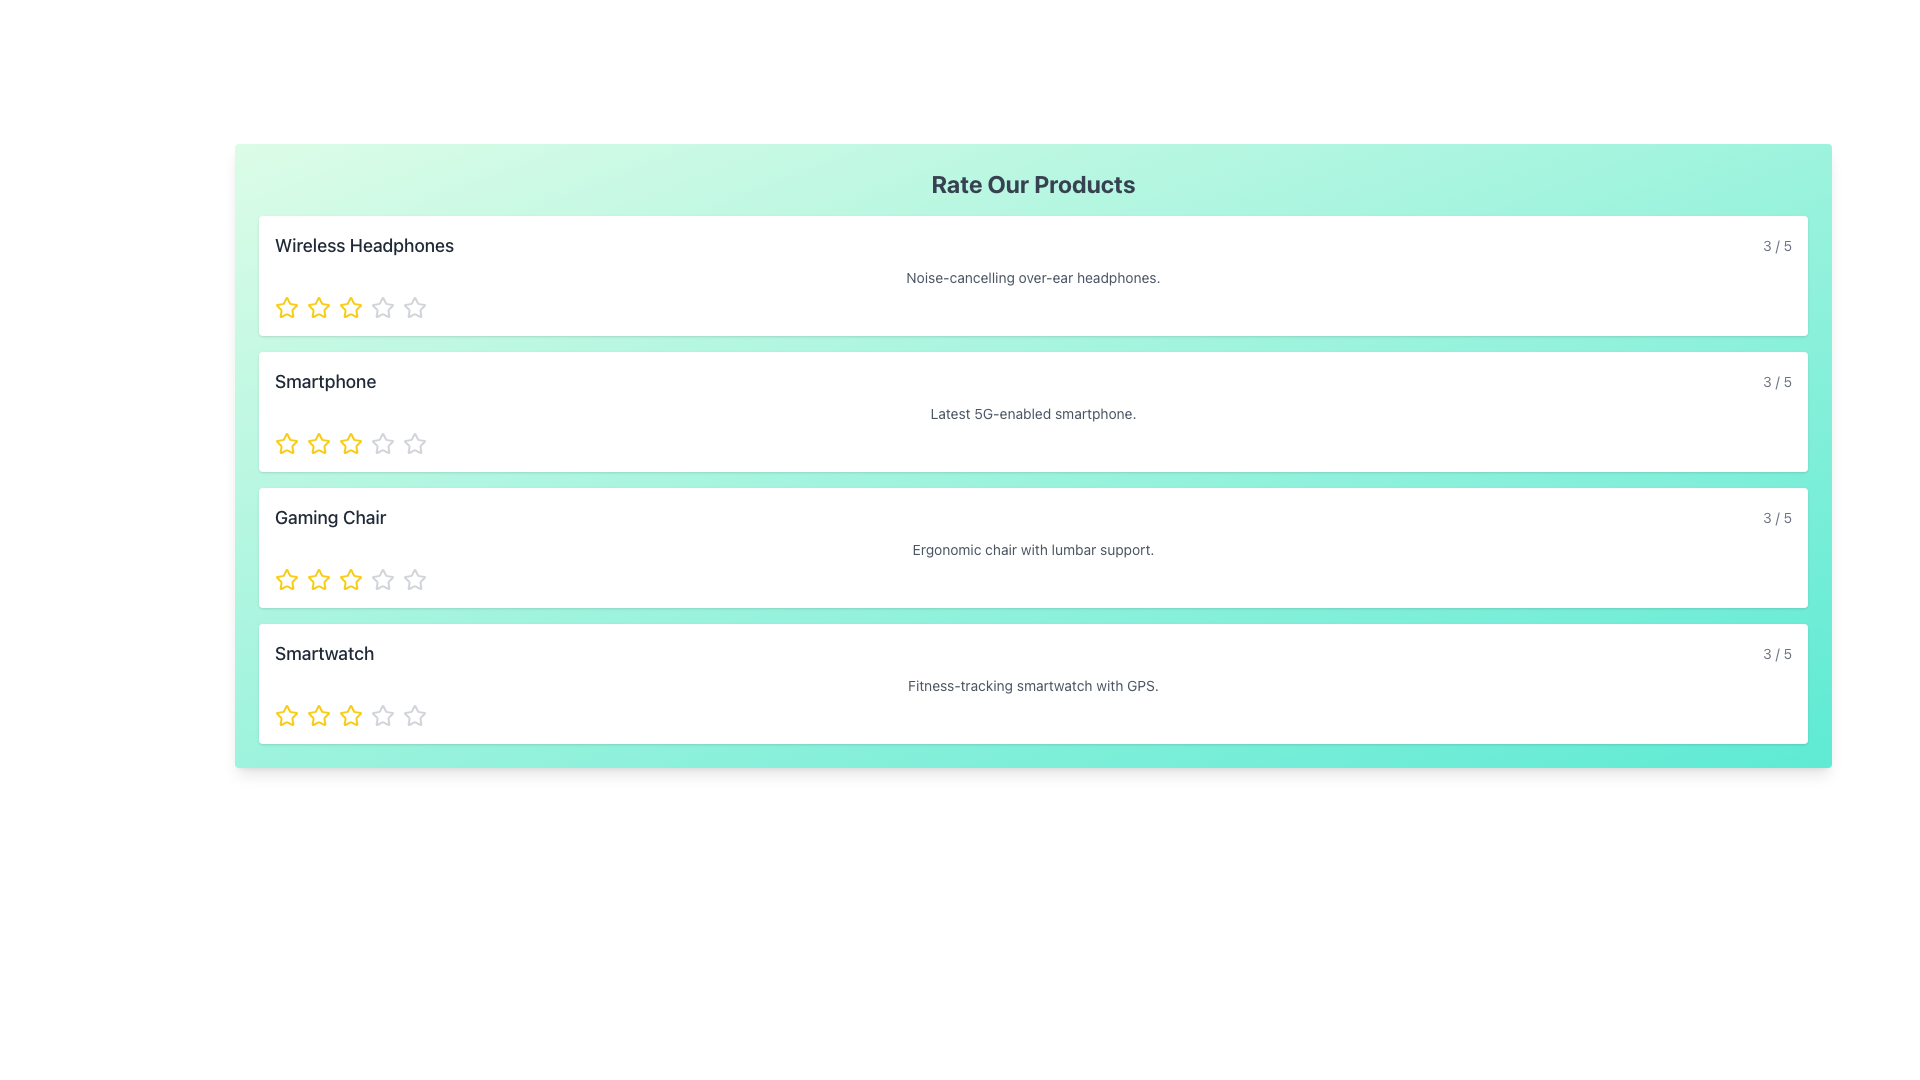  I want to click on the text label displaying 'Fitness-tracking smartwatch with GPS.' located under the 'Smartwatch' headline in the fourth row of the product list, so click(1033, 685).